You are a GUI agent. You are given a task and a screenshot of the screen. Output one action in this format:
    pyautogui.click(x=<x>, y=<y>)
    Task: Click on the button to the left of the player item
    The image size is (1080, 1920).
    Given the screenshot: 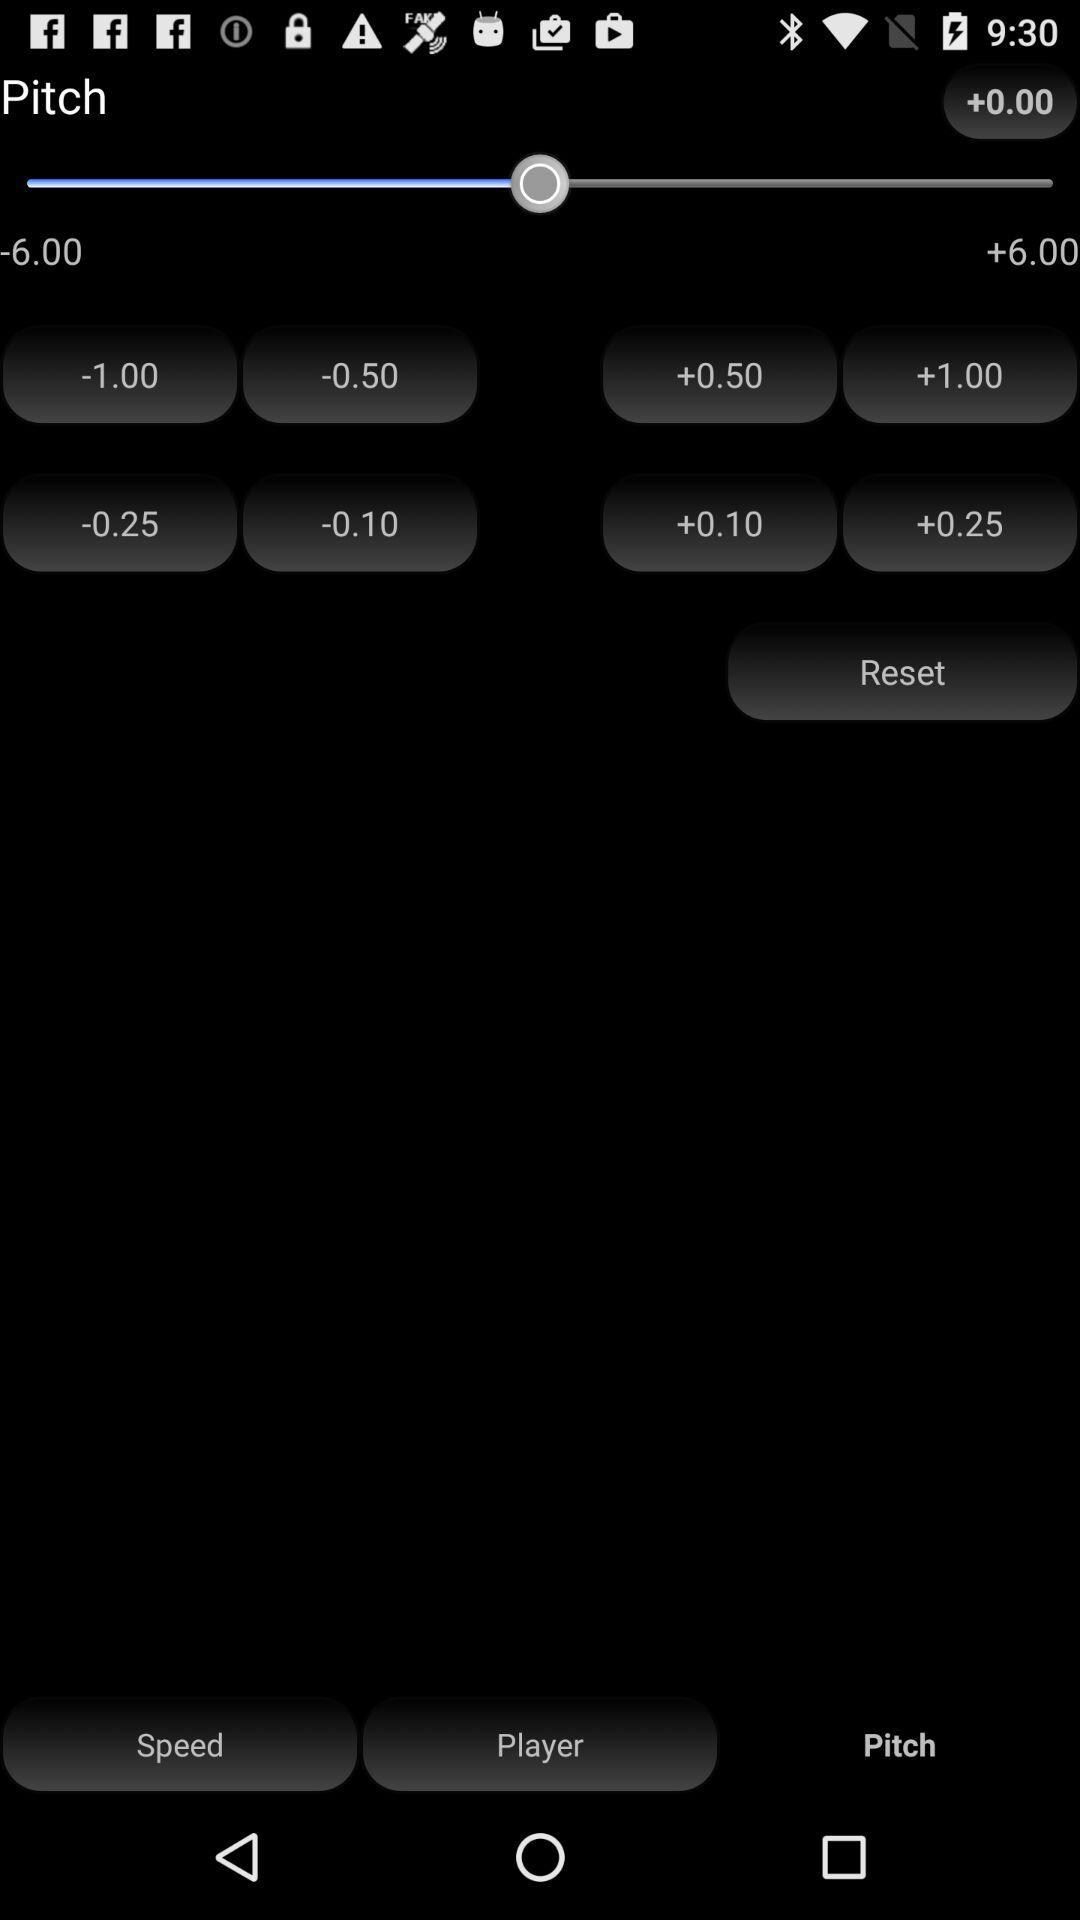 What is the action you would take?
    pyautogui.click(x=180, y=1744)
    